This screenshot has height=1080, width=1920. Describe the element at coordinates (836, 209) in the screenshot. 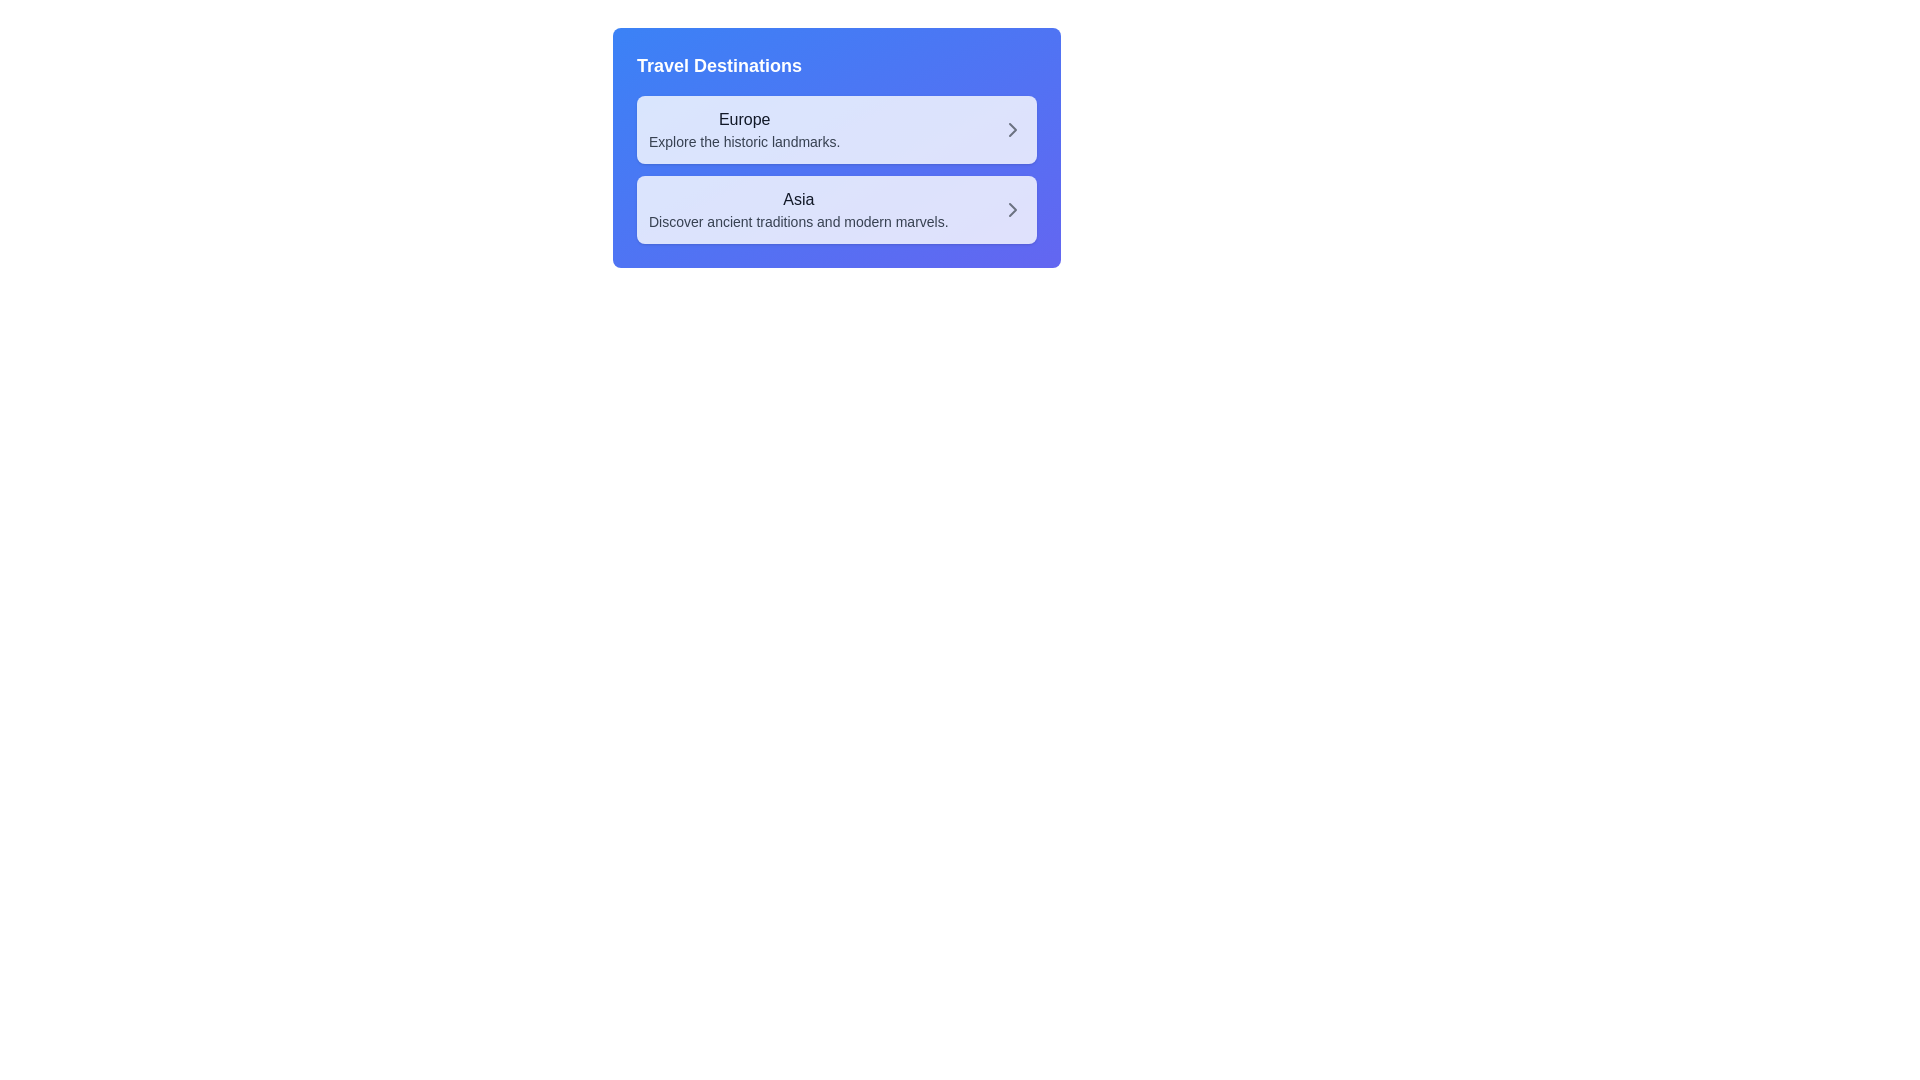

I see `the list item for 'Asia' in the 'Travel Destinations' navigation list` at that location.